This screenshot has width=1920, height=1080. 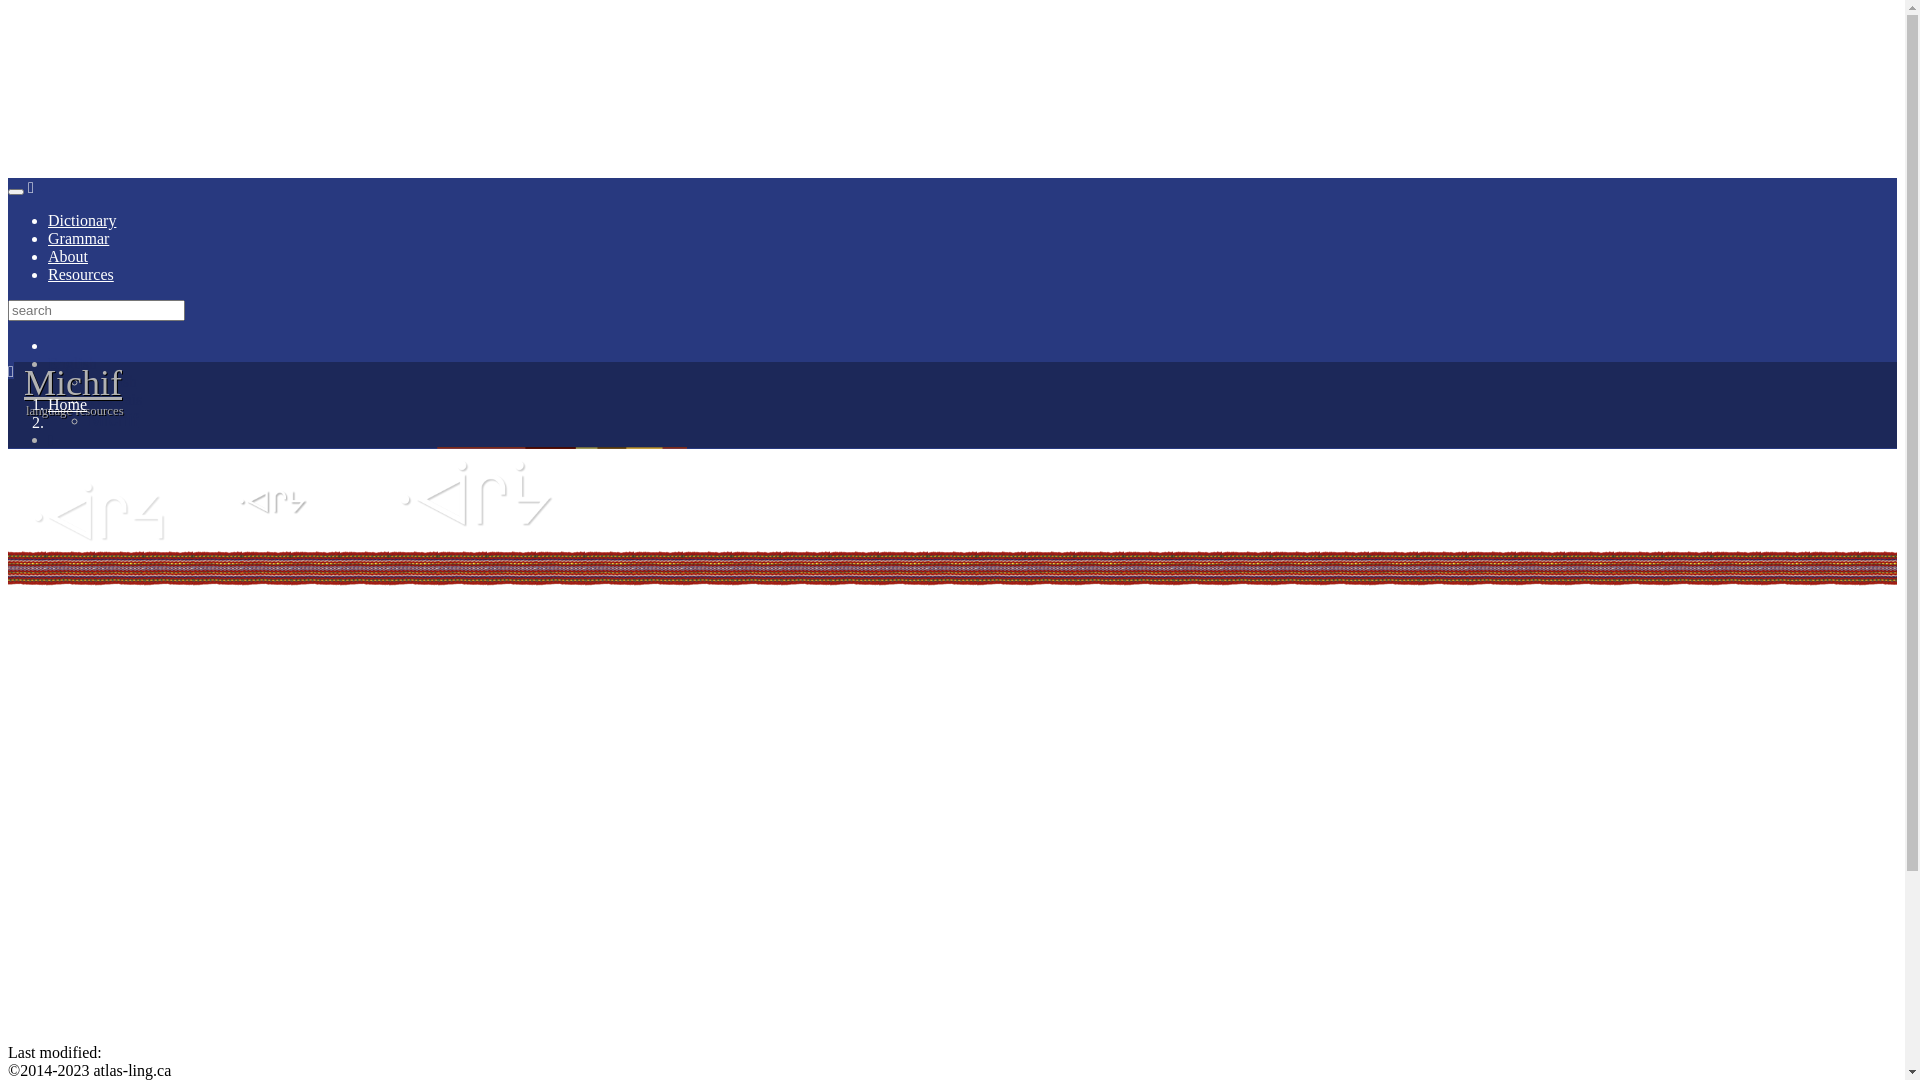 I want to click on 'Michif', so click(x=72, y=382).